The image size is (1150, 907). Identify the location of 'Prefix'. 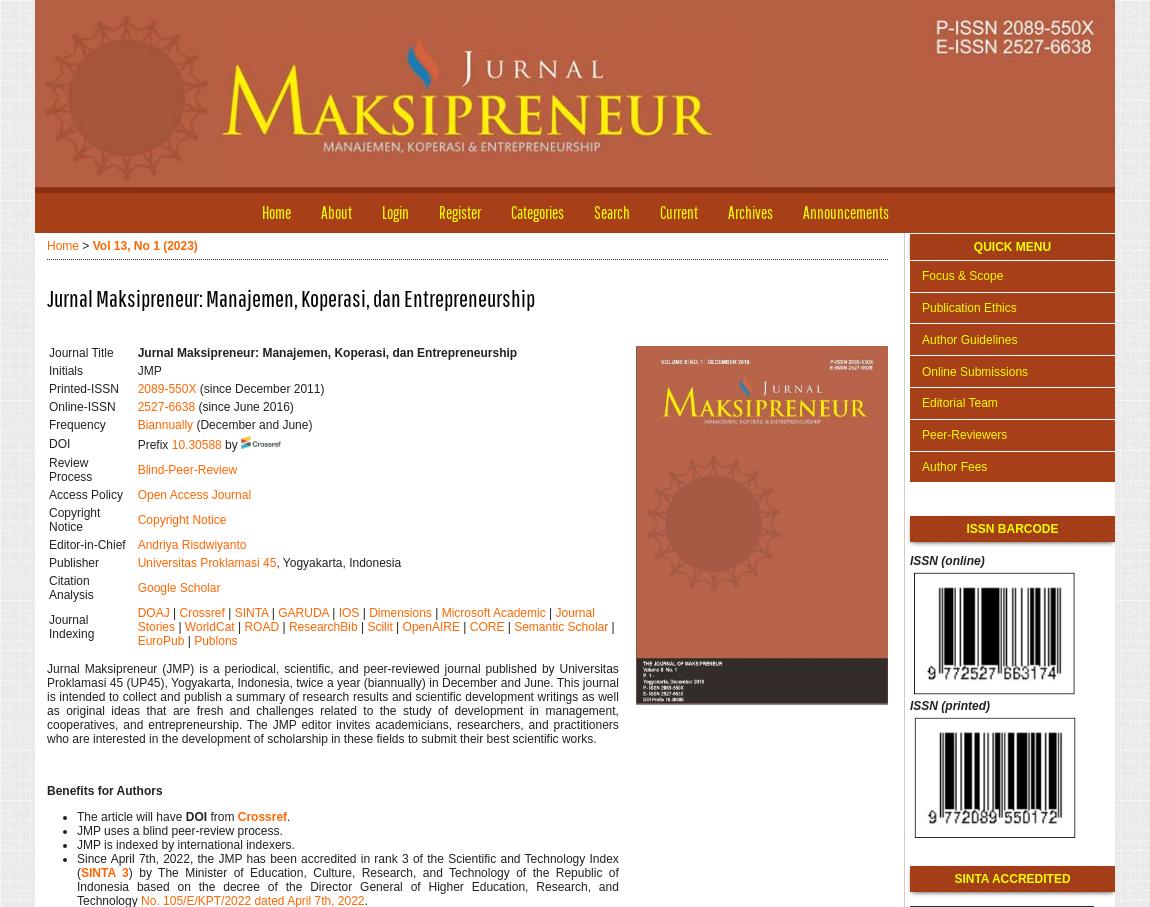
(152, 443).